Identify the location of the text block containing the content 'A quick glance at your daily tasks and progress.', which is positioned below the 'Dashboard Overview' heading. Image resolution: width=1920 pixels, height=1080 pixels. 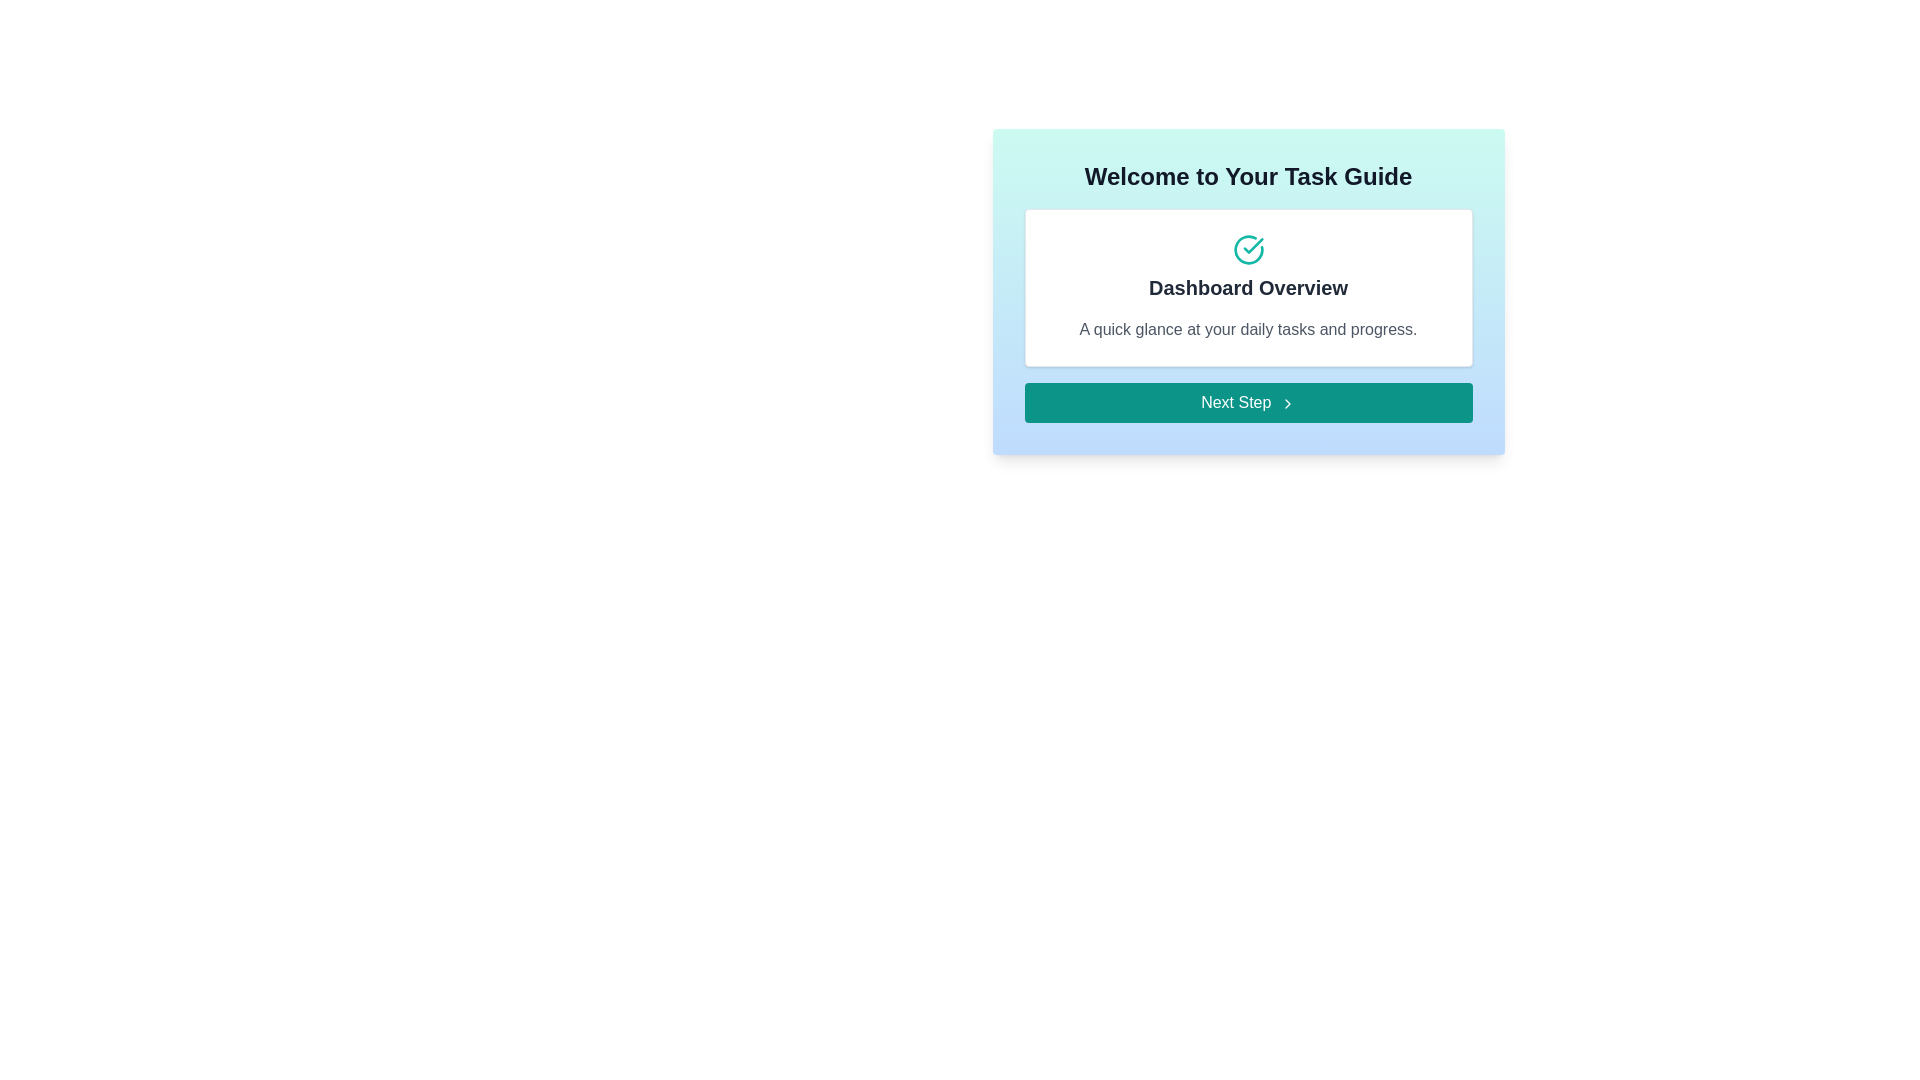
(1247, 329).